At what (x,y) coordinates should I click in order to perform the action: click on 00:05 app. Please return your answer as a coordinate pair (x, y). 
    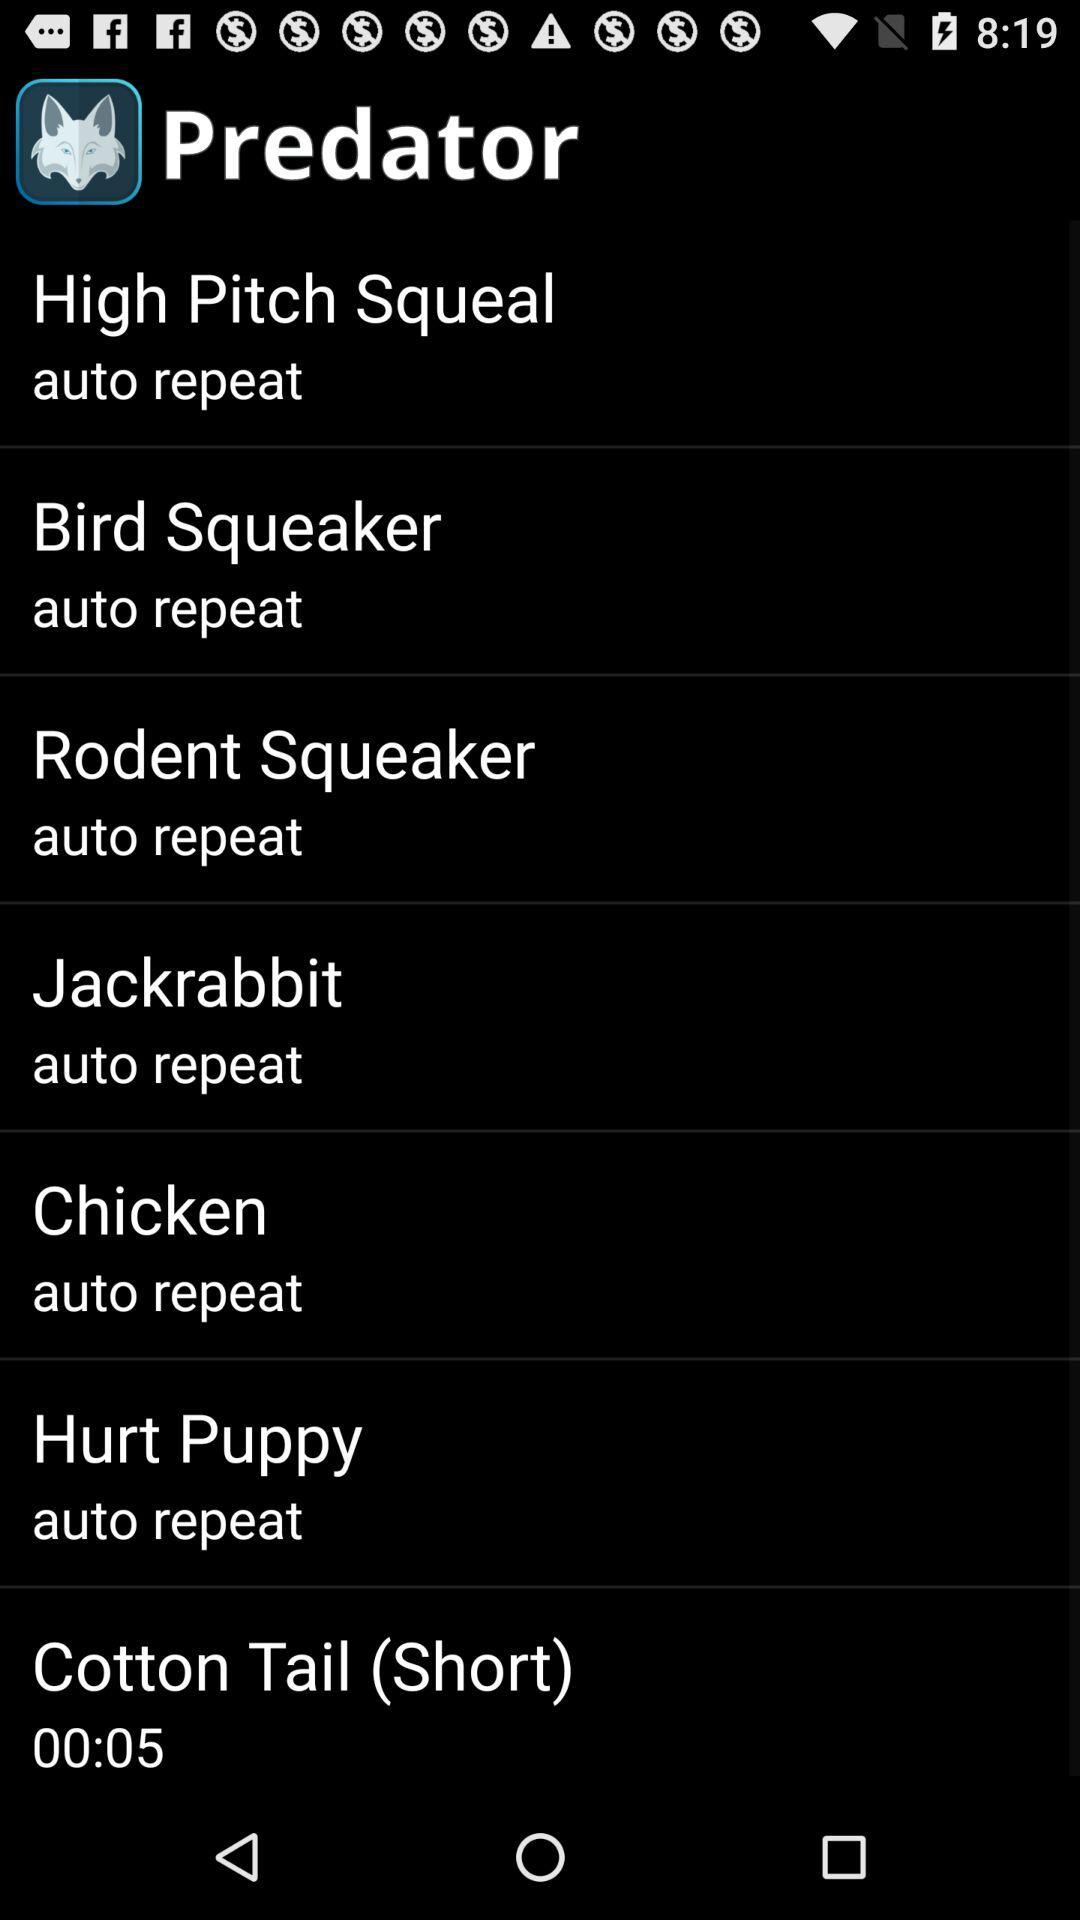
    Looking at the image, I should click on (97, 1744).